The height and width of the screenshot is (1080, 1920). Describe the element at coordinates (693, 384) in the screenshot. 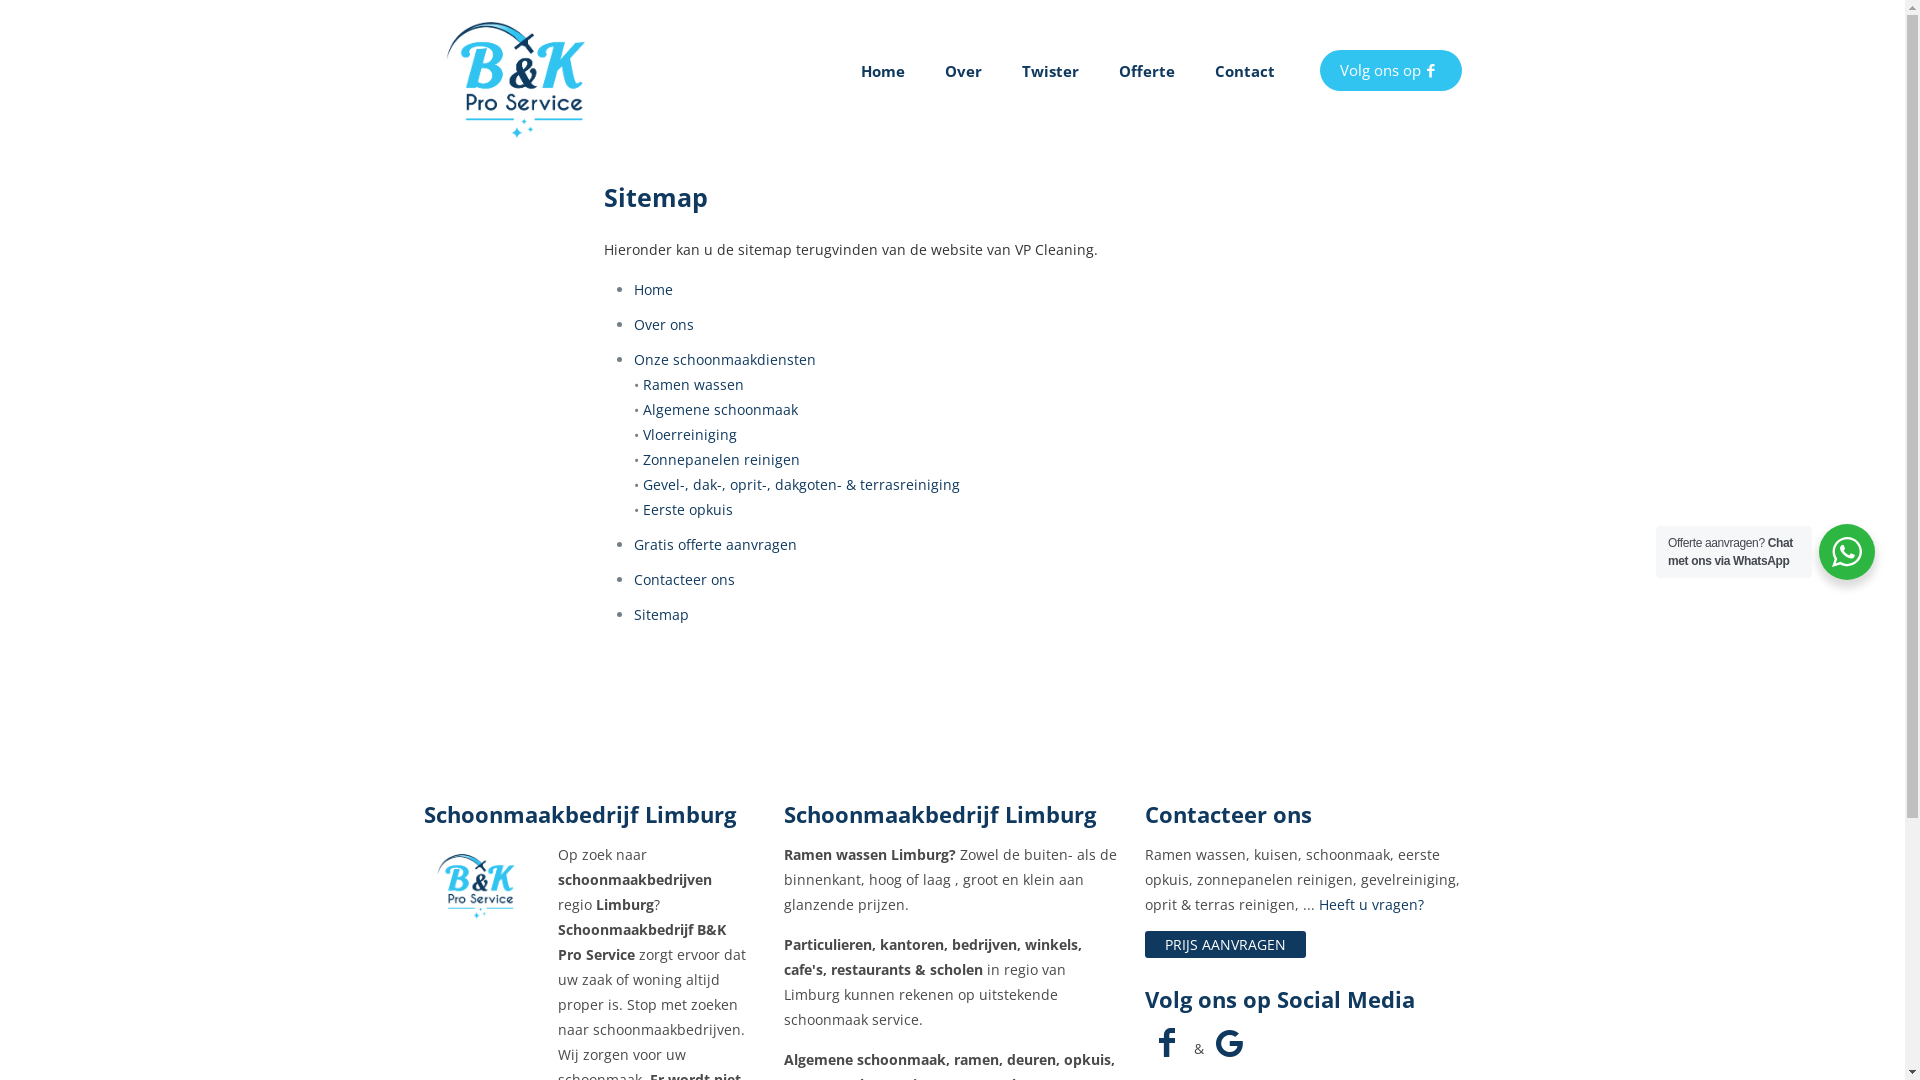

I see `'Ramen wassen'` at that location.